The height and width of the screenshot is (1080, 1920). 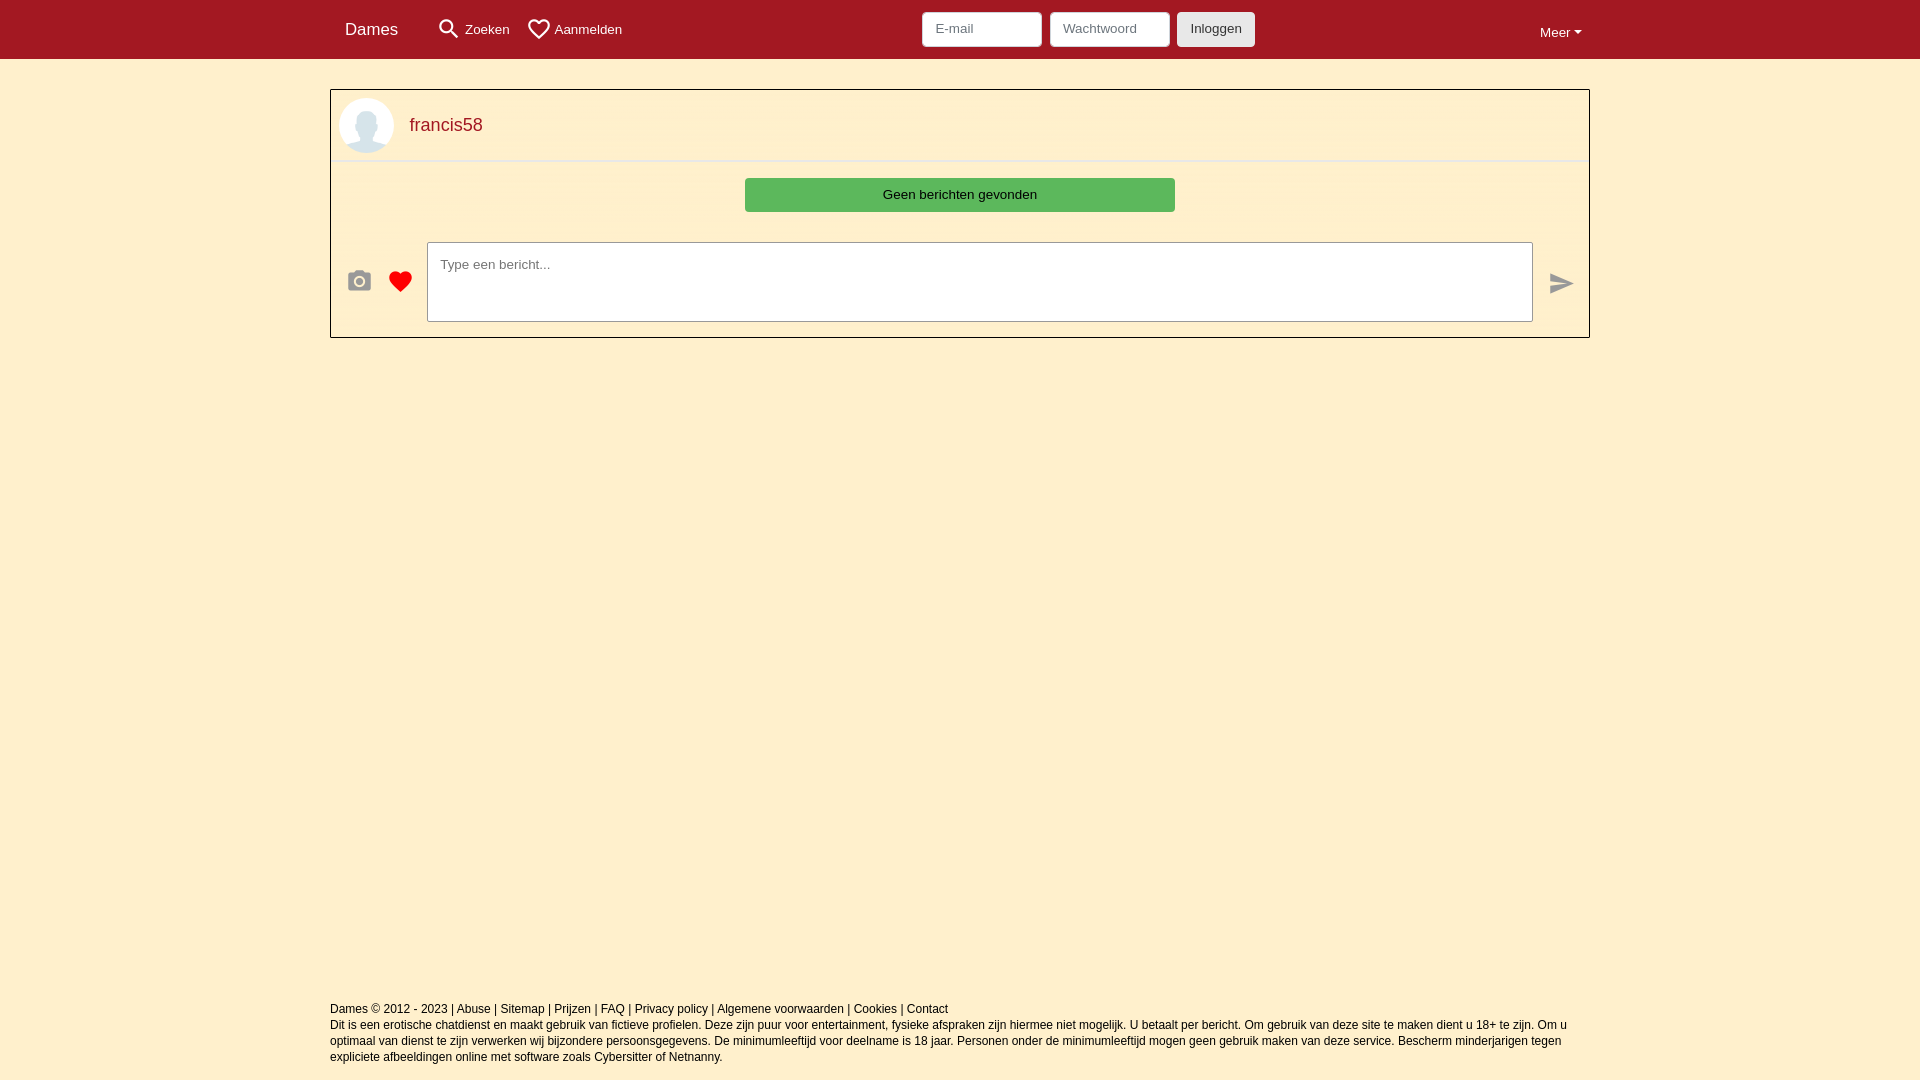 What do you see at coordinates (716, 1009) in the screenshot?
I see `'Algemene voorwaarden'` at bounding box center [716, 1009].